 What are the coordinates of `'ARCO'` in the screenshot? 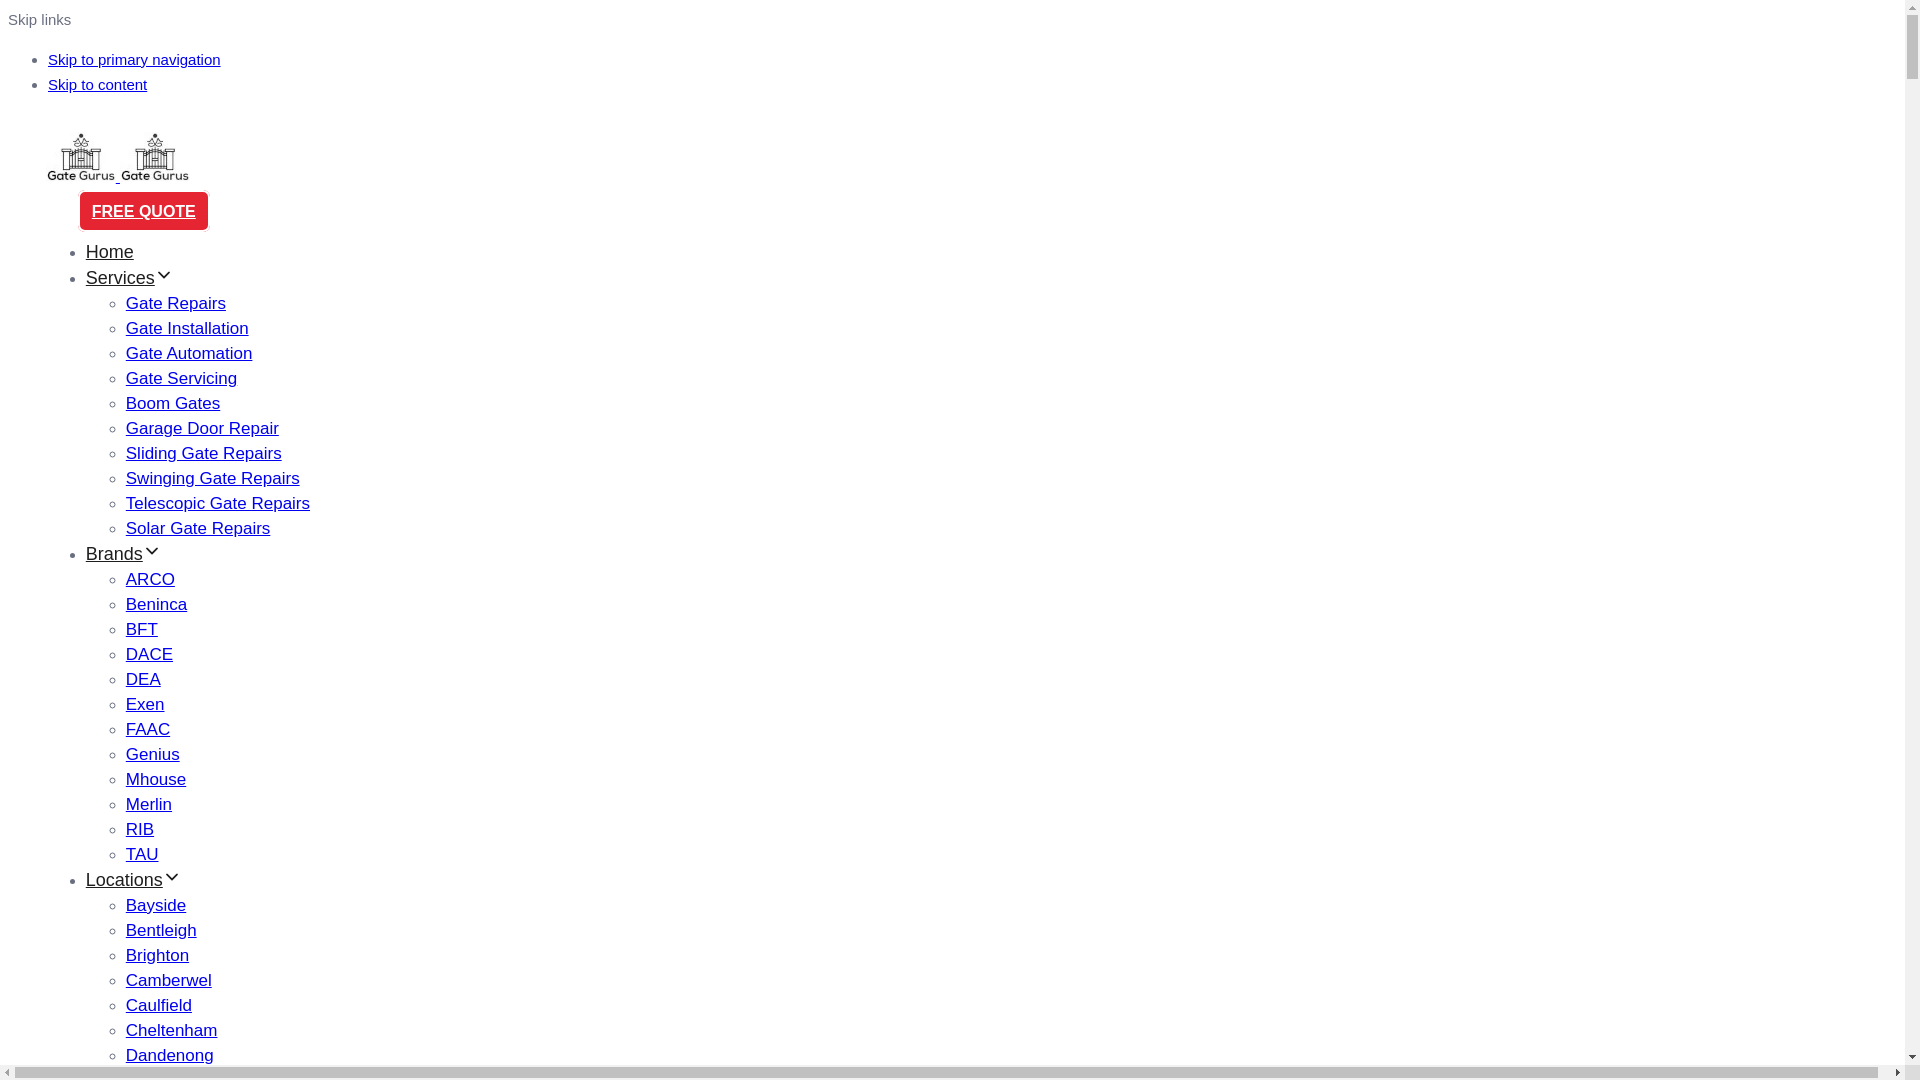 It's located at (149, 579).